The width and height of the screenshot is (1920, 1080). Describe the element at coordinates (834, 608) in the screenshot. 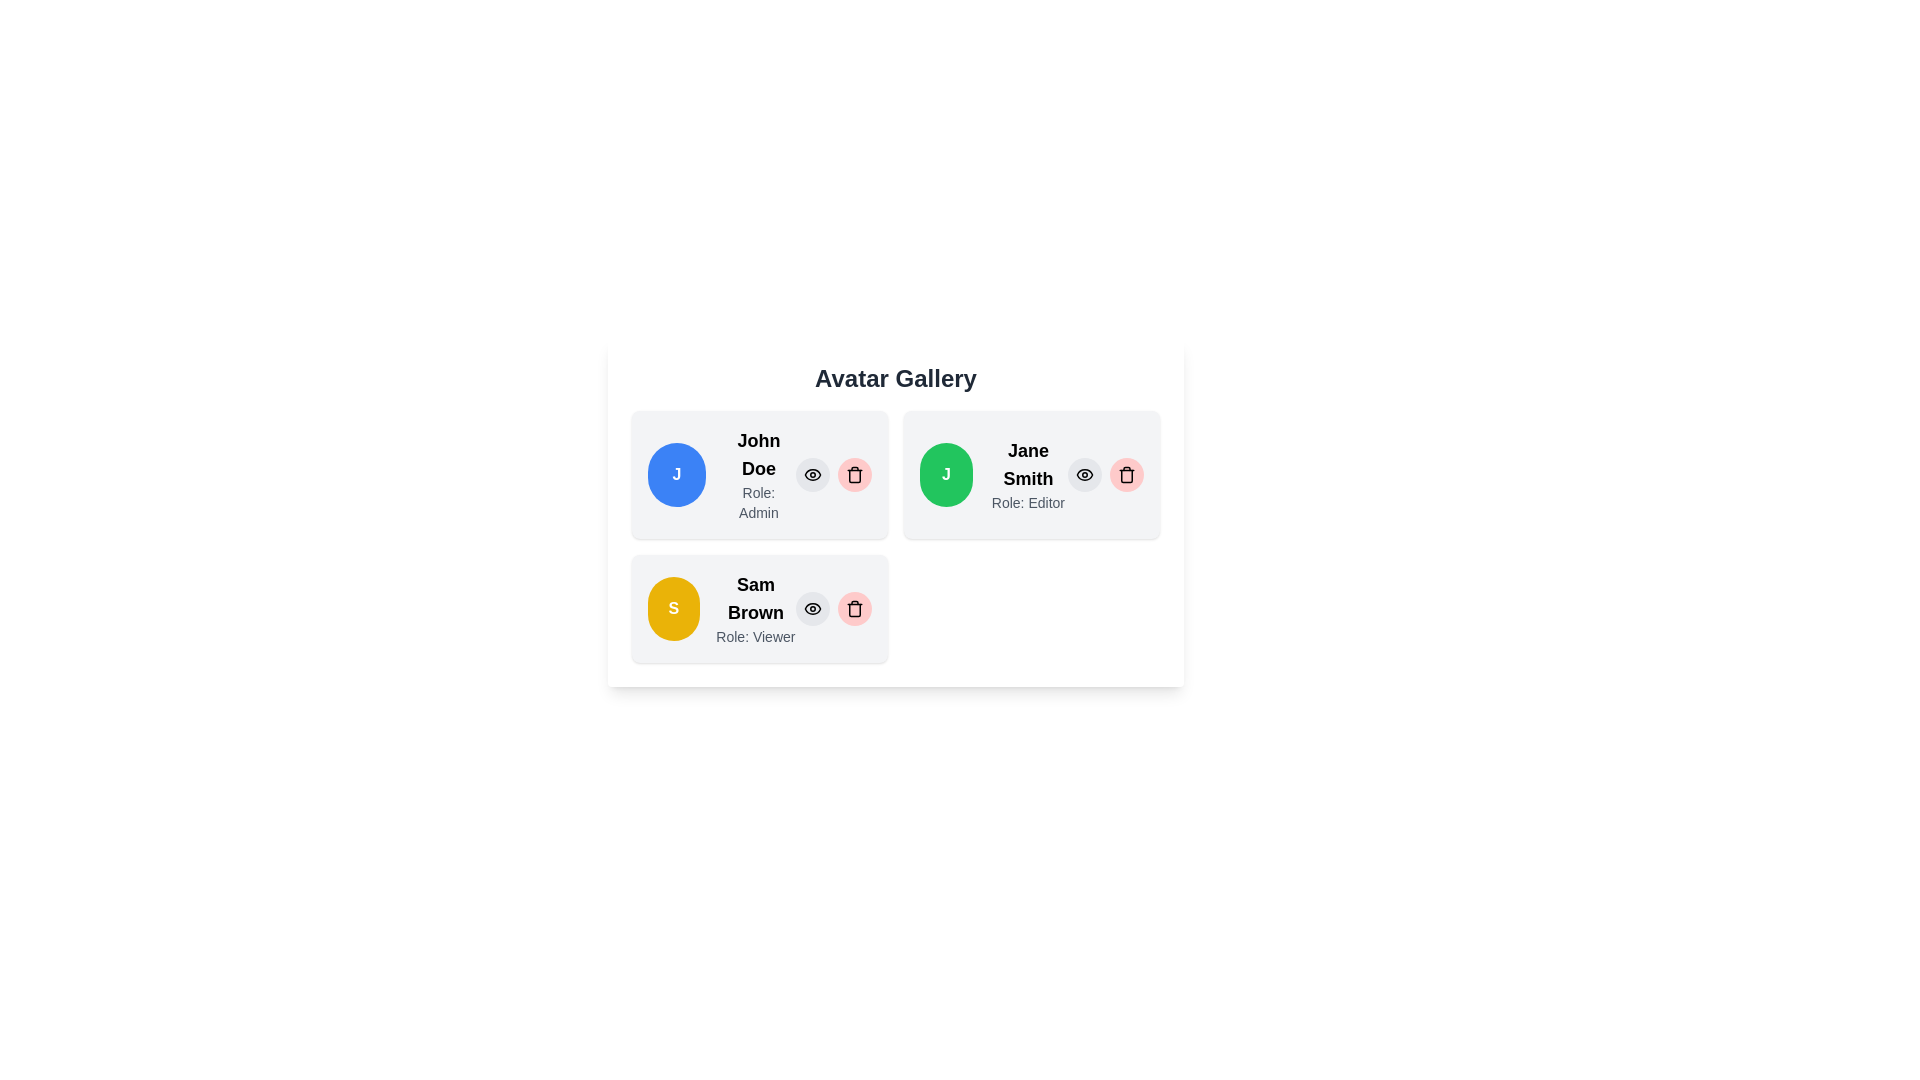

I see `the left button with an eye icon in the Group of interactive buttons for the 'Sam Brown' entry` at that location.